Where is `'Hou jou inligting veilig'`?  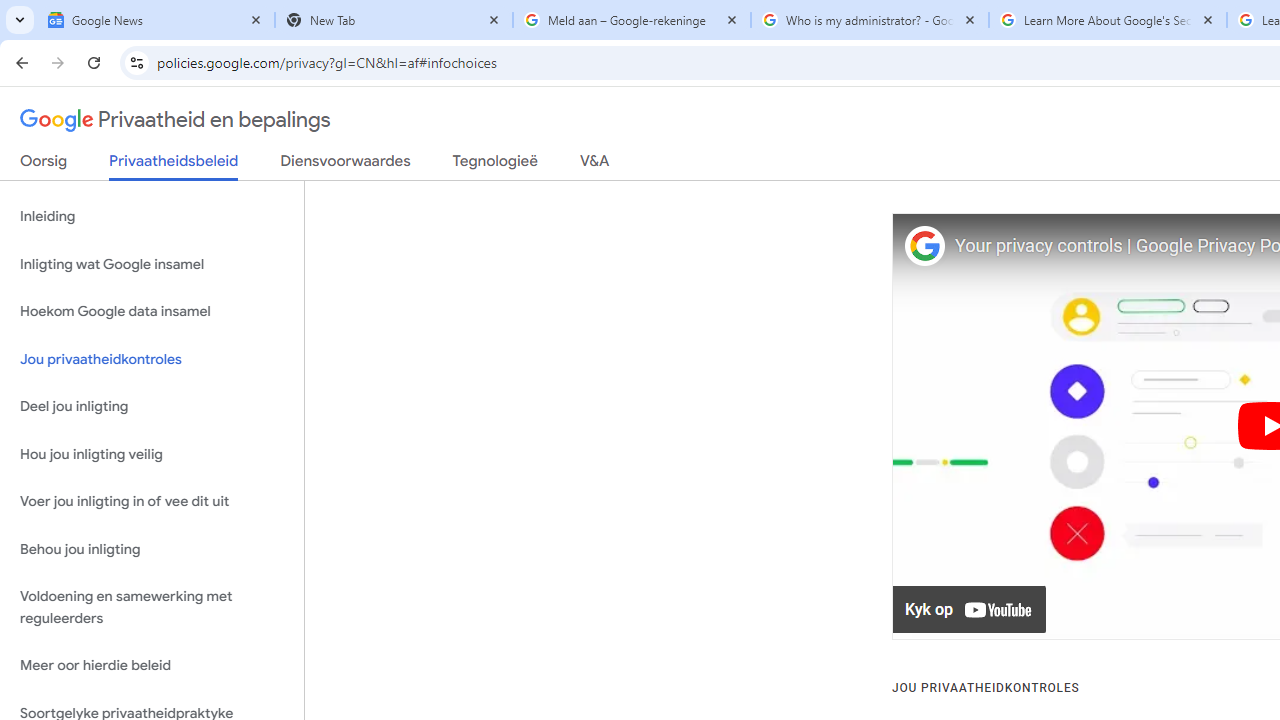
'Hou jou inligting veilig' is located at coordinates (151, 454).